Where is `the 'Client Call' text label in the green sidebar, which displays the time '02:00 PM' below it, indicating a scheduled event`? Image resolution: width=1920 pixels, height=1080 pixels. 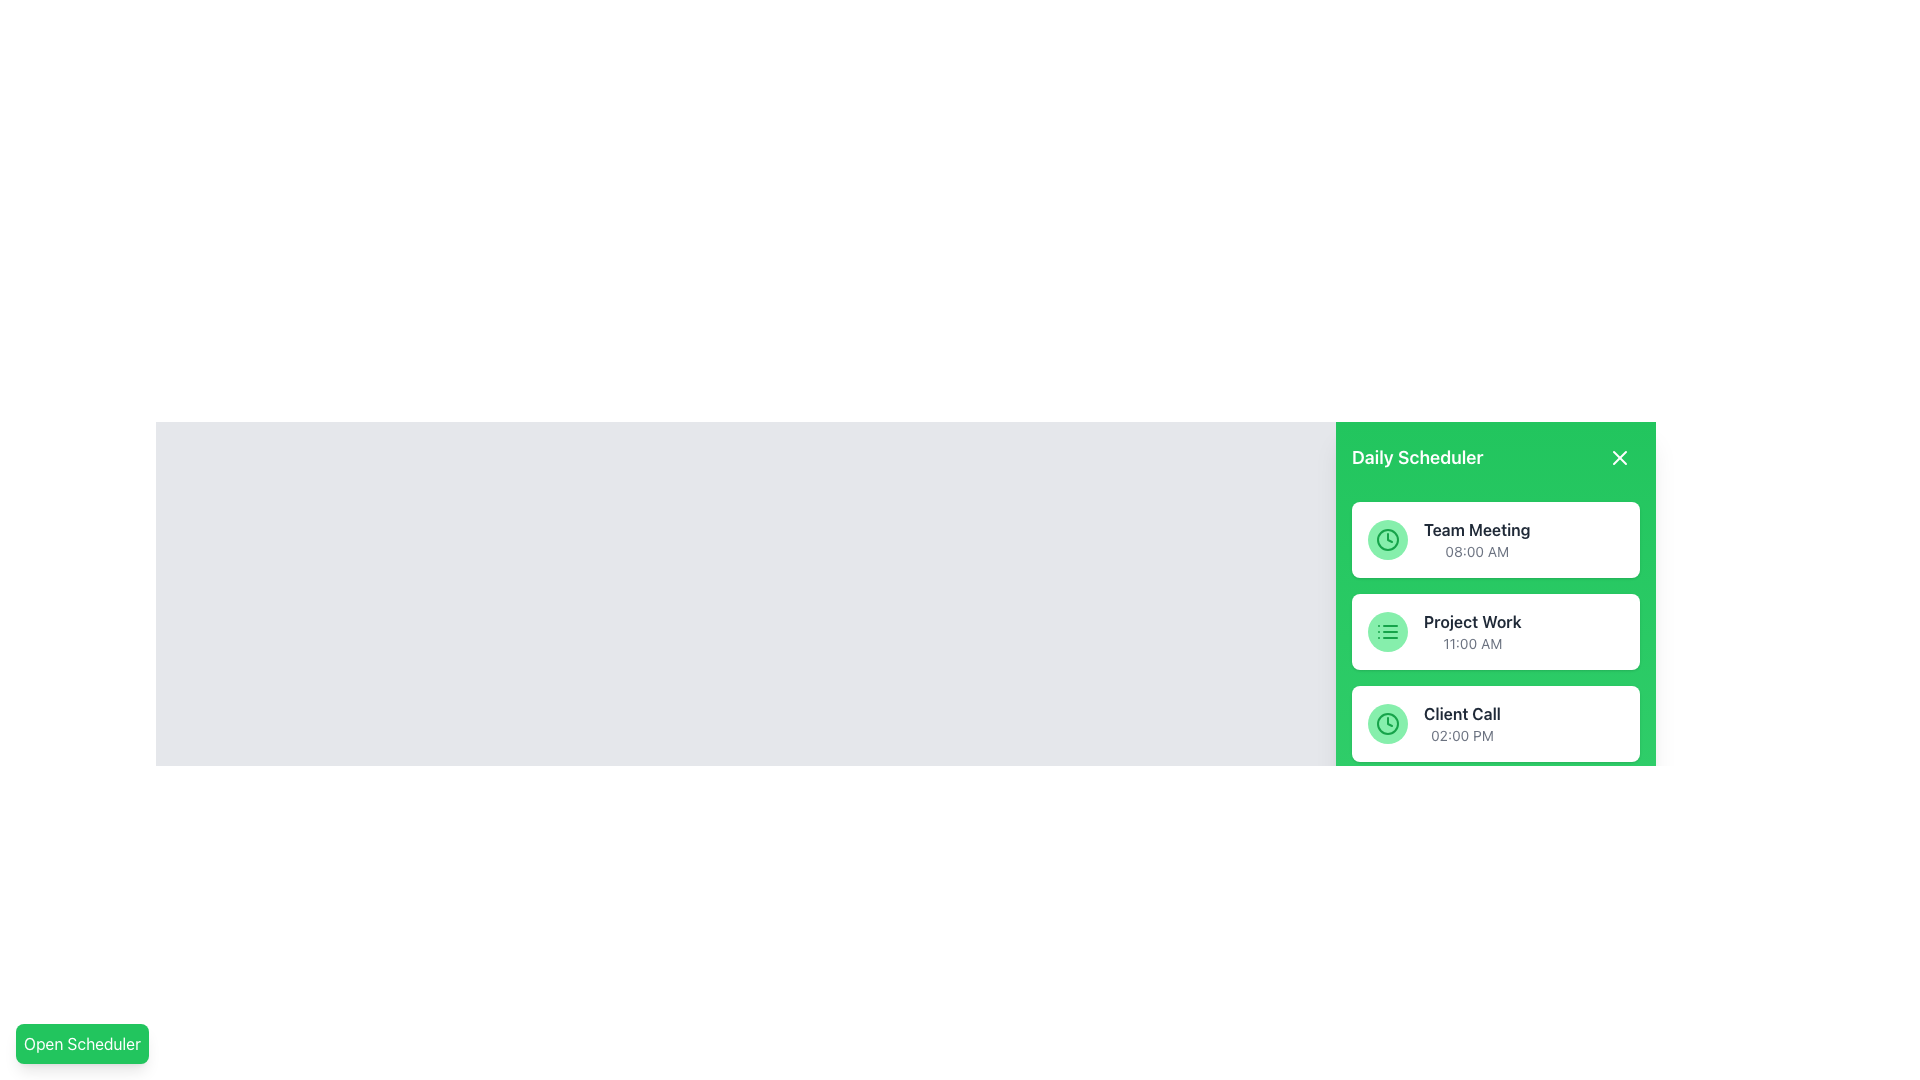
the 'Client Call' text label in the green sidebar, which displays the time '02:00 PM' below it, indicating a scheduled event is located at coordinates (1462, 724).